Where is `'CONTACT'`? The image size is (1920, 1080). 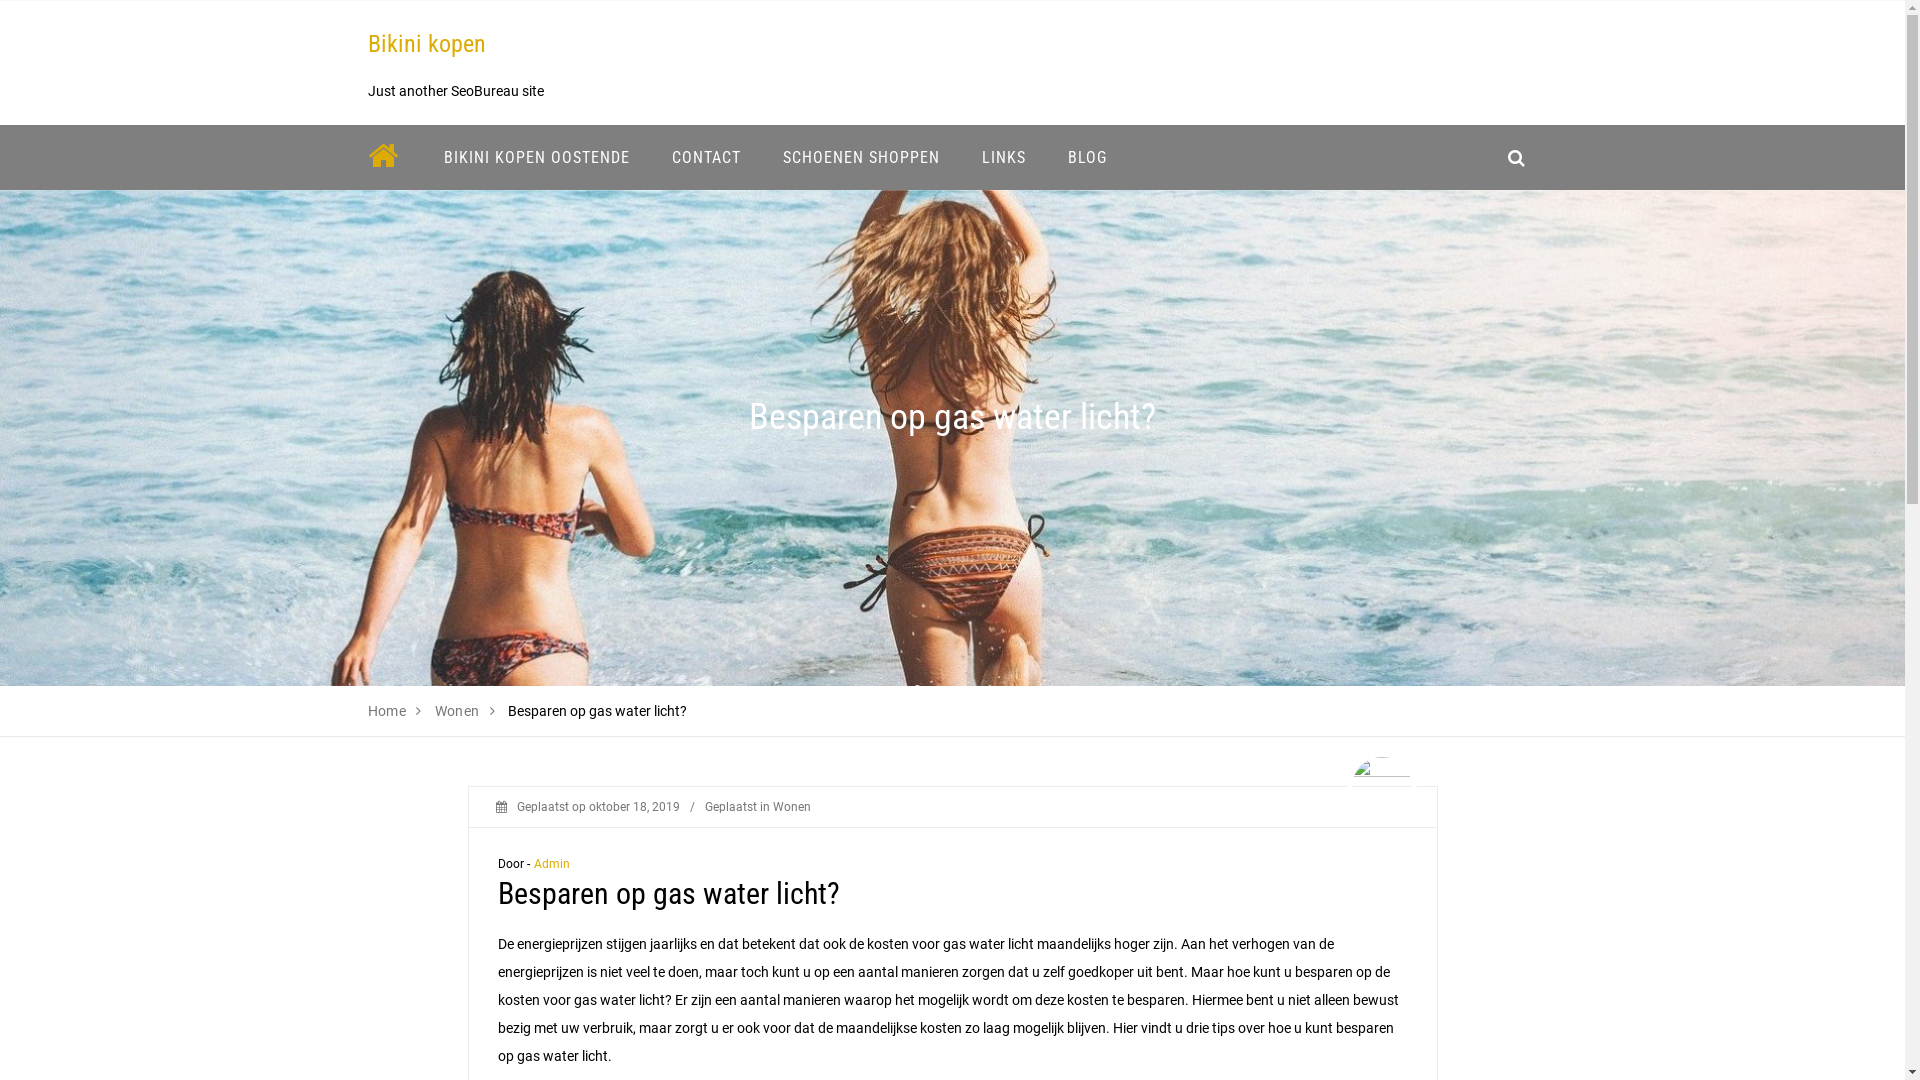 'CONTACT' is located at coordinates (705, 156).